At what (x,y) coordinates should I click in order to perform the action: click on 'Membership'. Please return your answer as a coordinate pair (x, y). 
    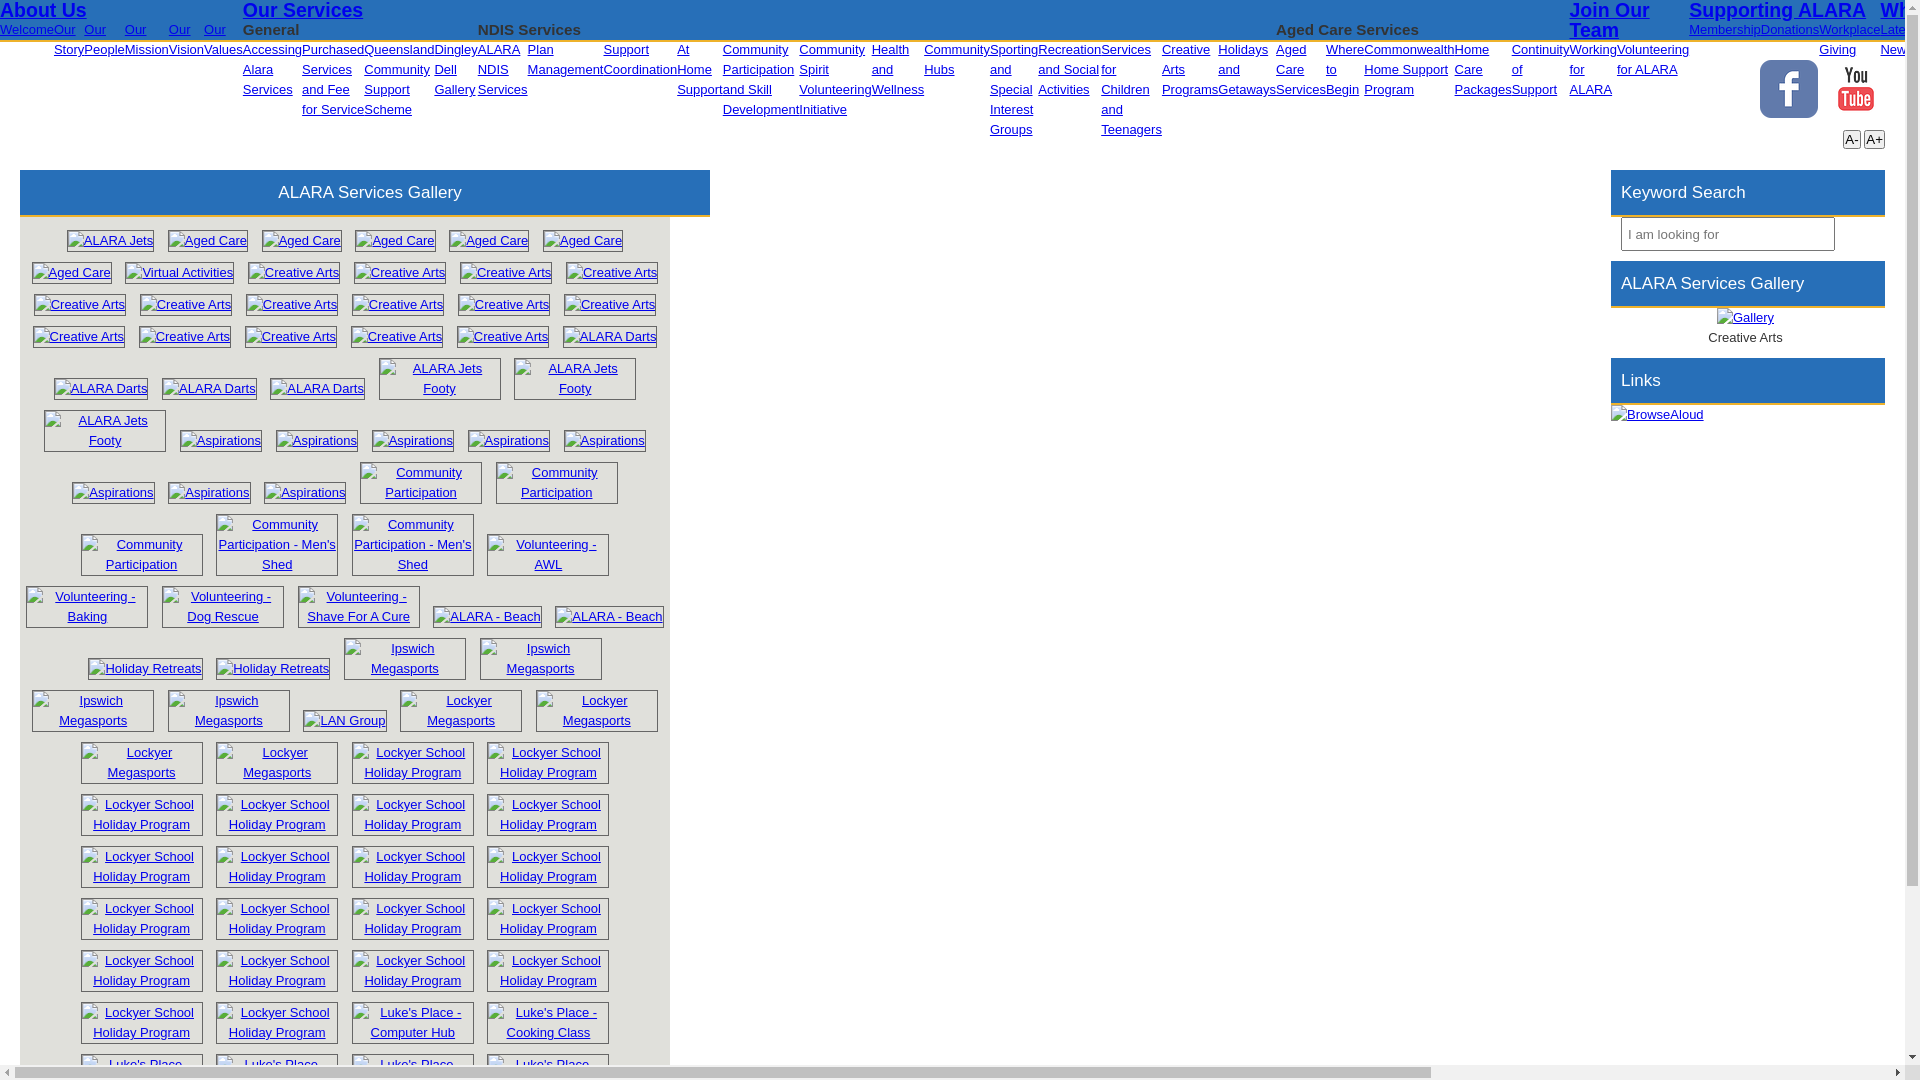
    Looking at the image, I should click on (1723, 29).